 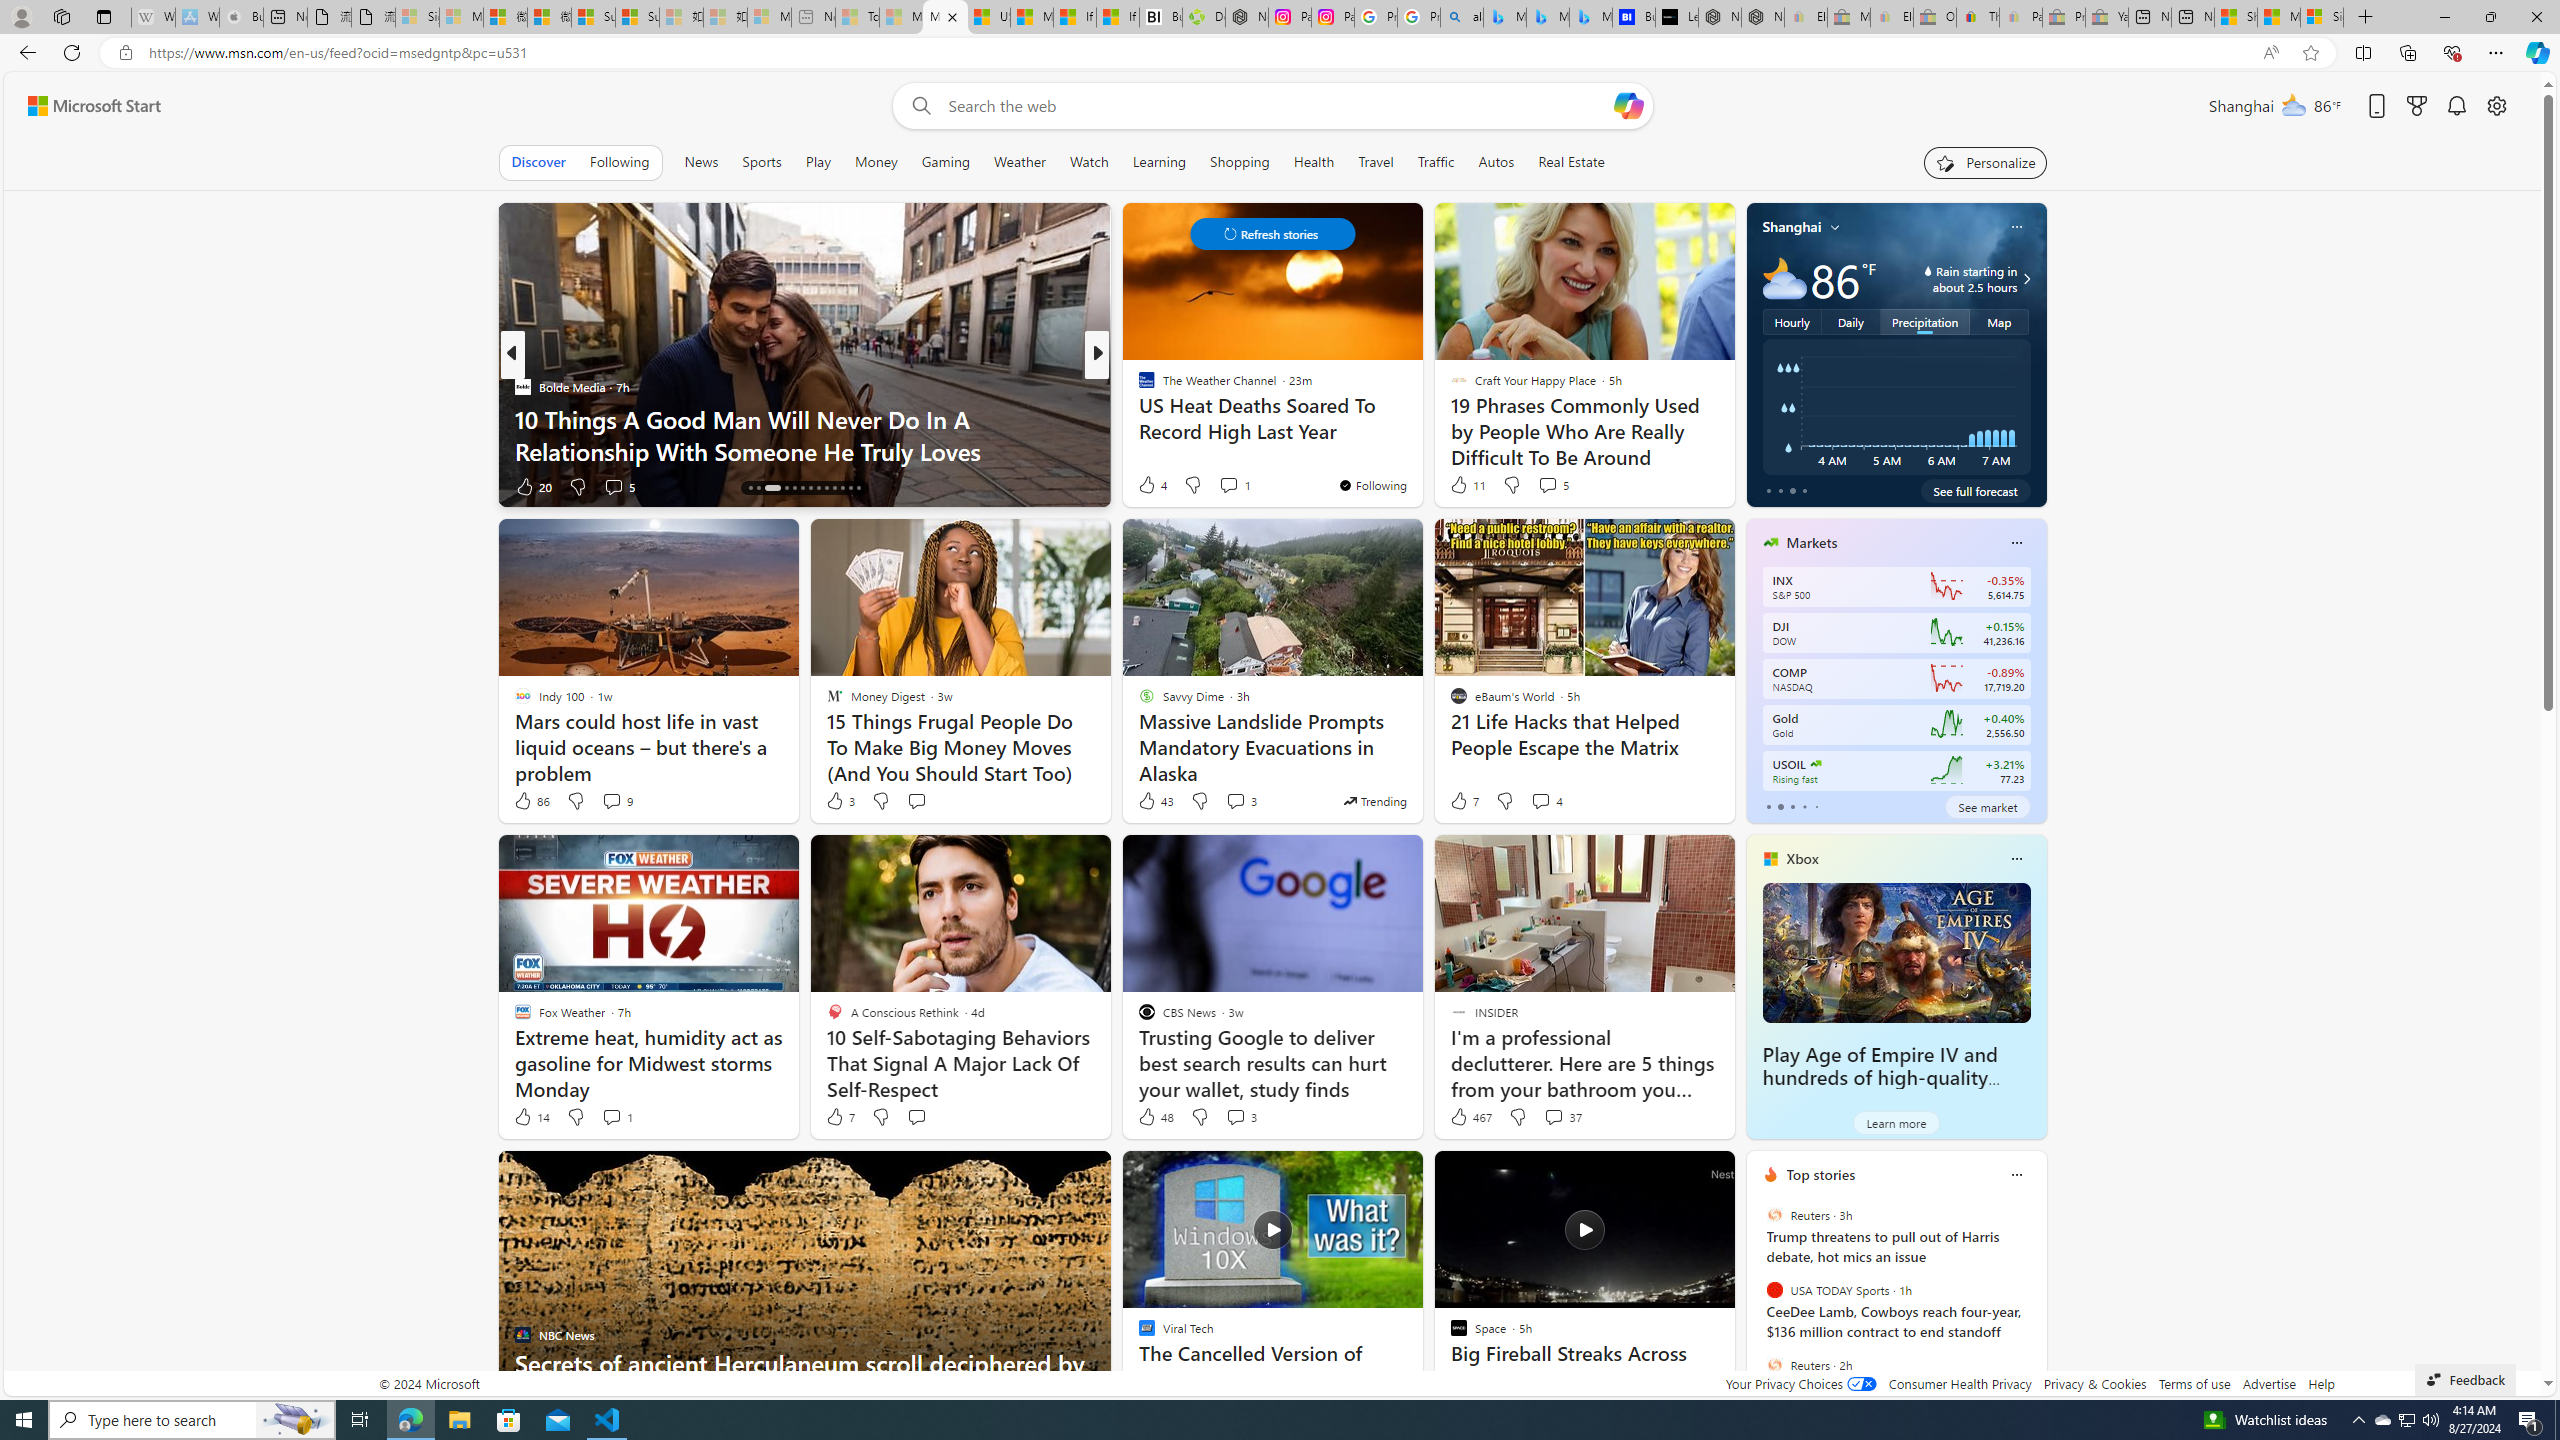 I want to click on 'Privacy & Cookies', so click(x=2095, y=1382).